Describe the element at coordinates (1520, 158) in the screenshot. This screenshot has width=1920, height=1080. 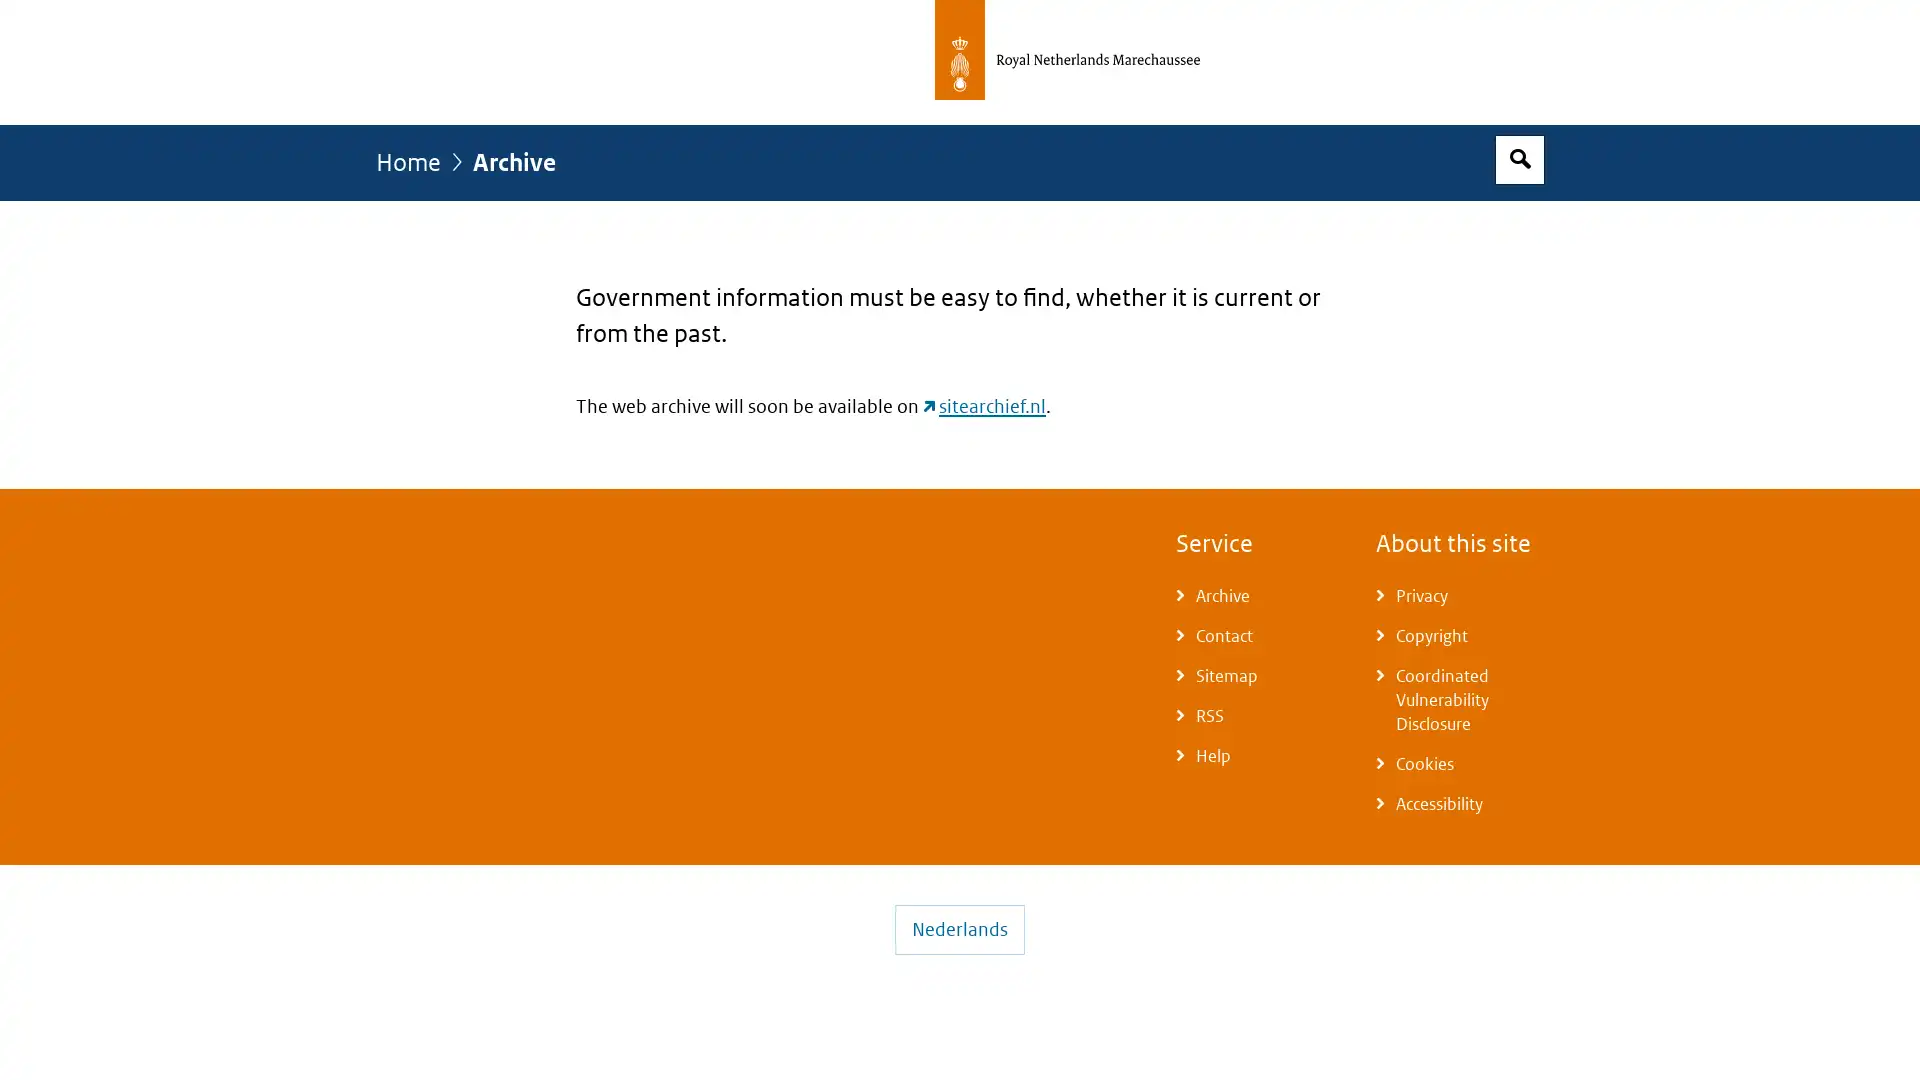
I see `Open search box` at that location.